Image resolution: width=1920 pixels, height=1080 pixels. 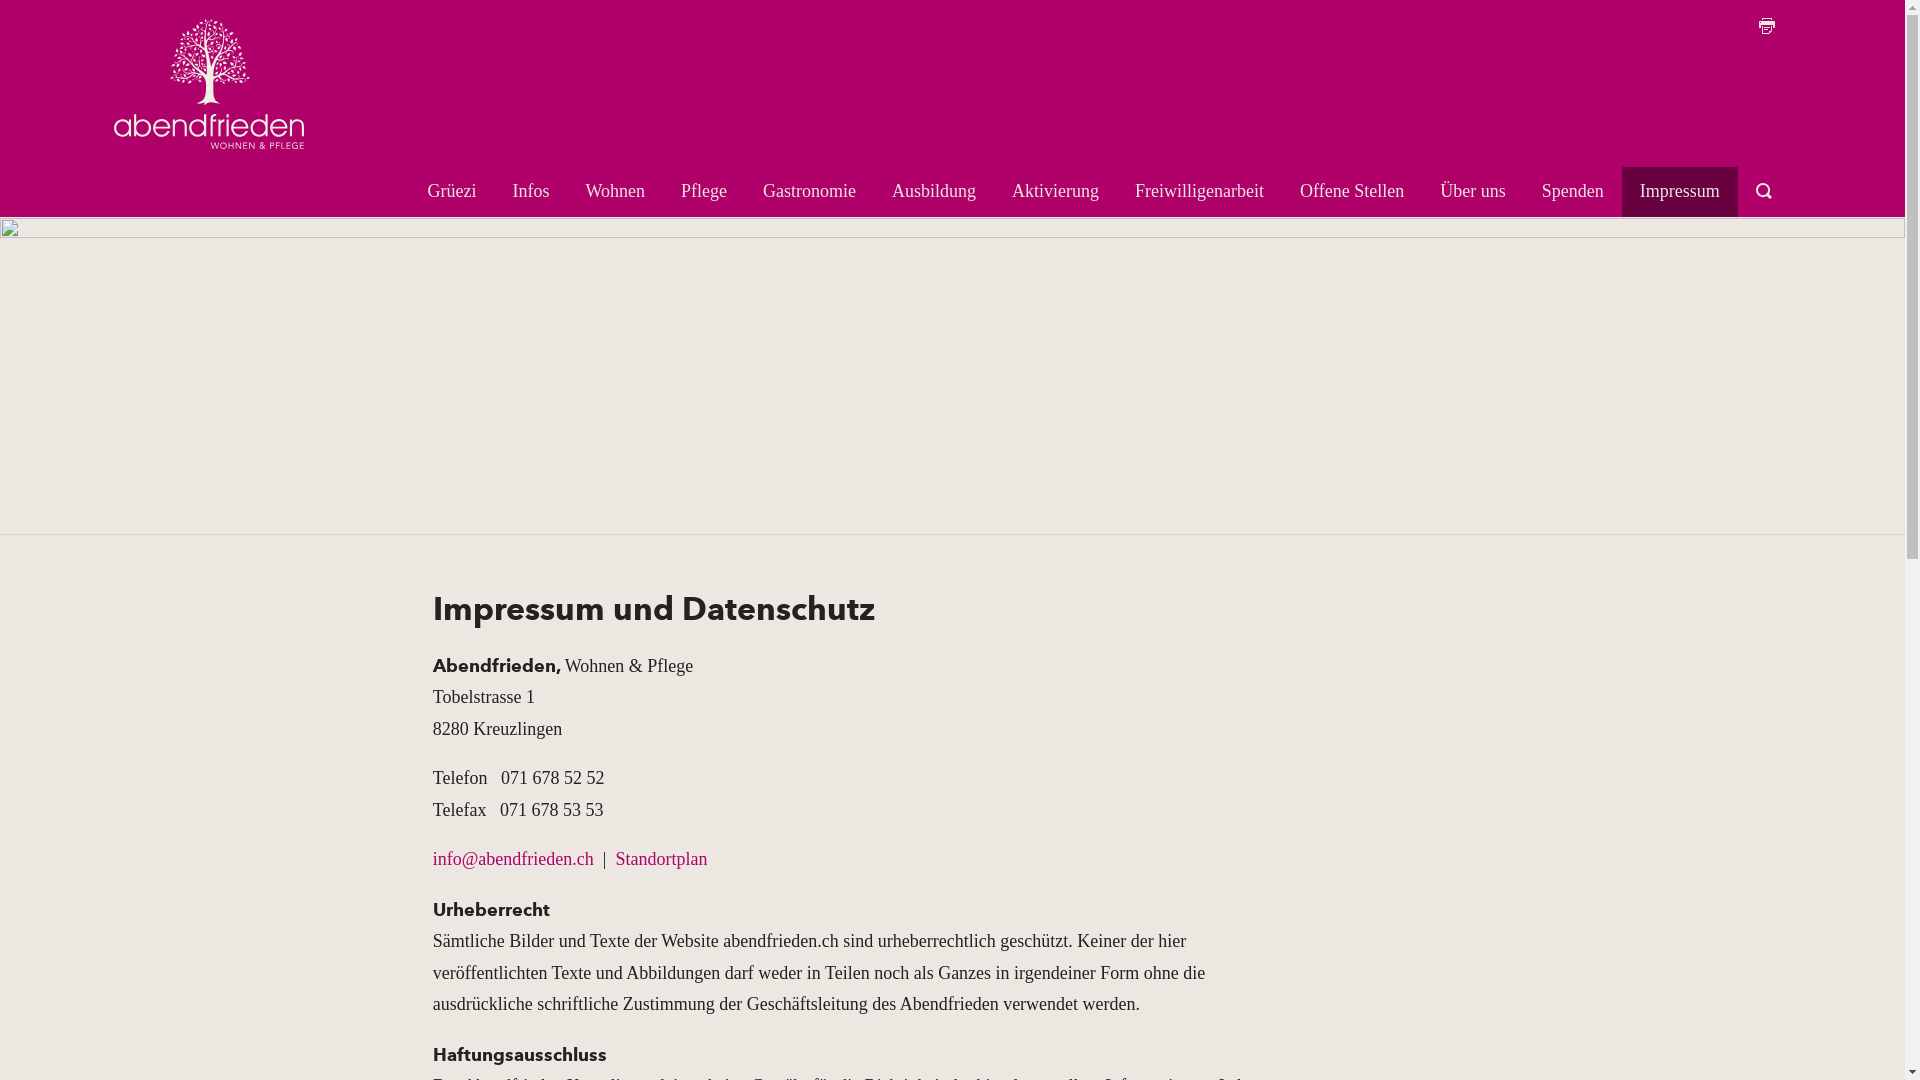 What do you see at coordinates (531, 192) in the screenshot?
I see `'Infos'` at bounding box center [531, 192].